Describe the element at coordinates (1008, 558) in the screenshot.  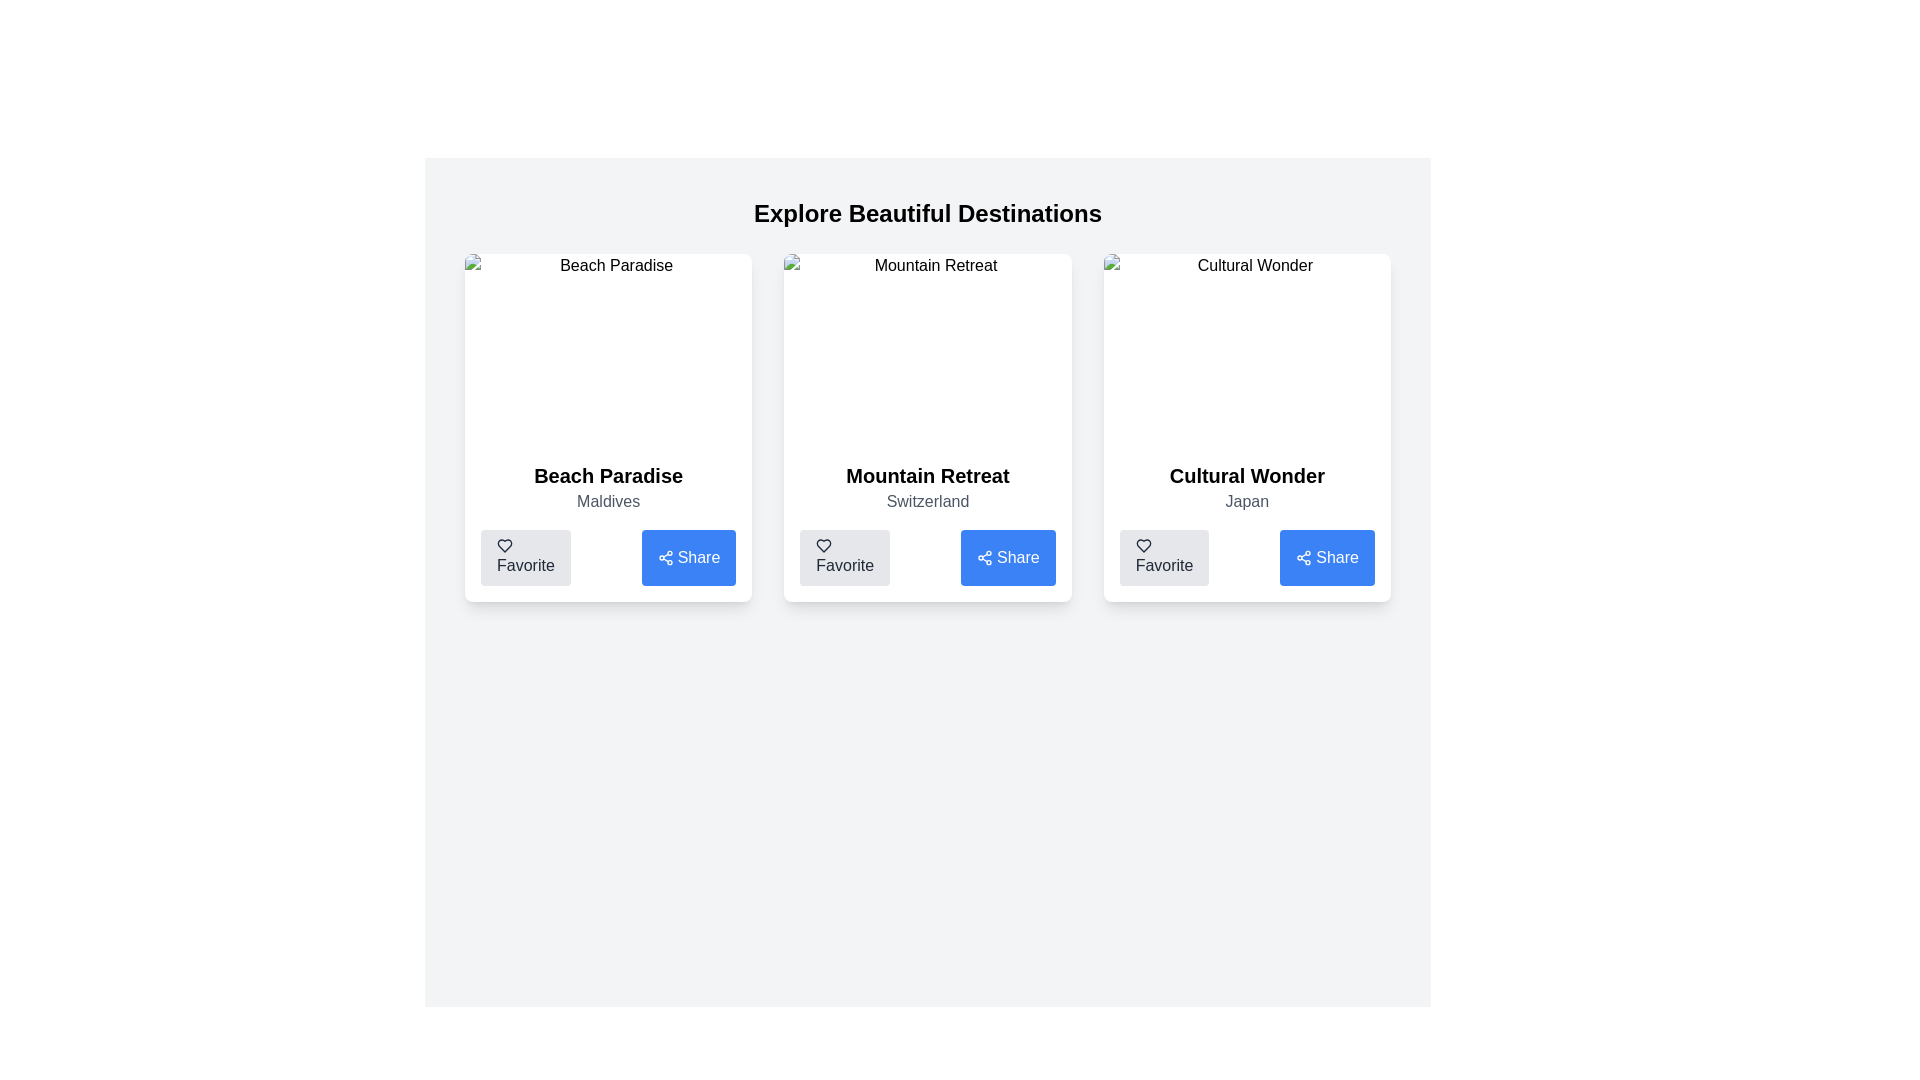
I see `the 'Share' button, which is a rectangular button with rounded corners, blue background, white text, and a share icon, located at the bottom of the second card in a grid layout` at that location.